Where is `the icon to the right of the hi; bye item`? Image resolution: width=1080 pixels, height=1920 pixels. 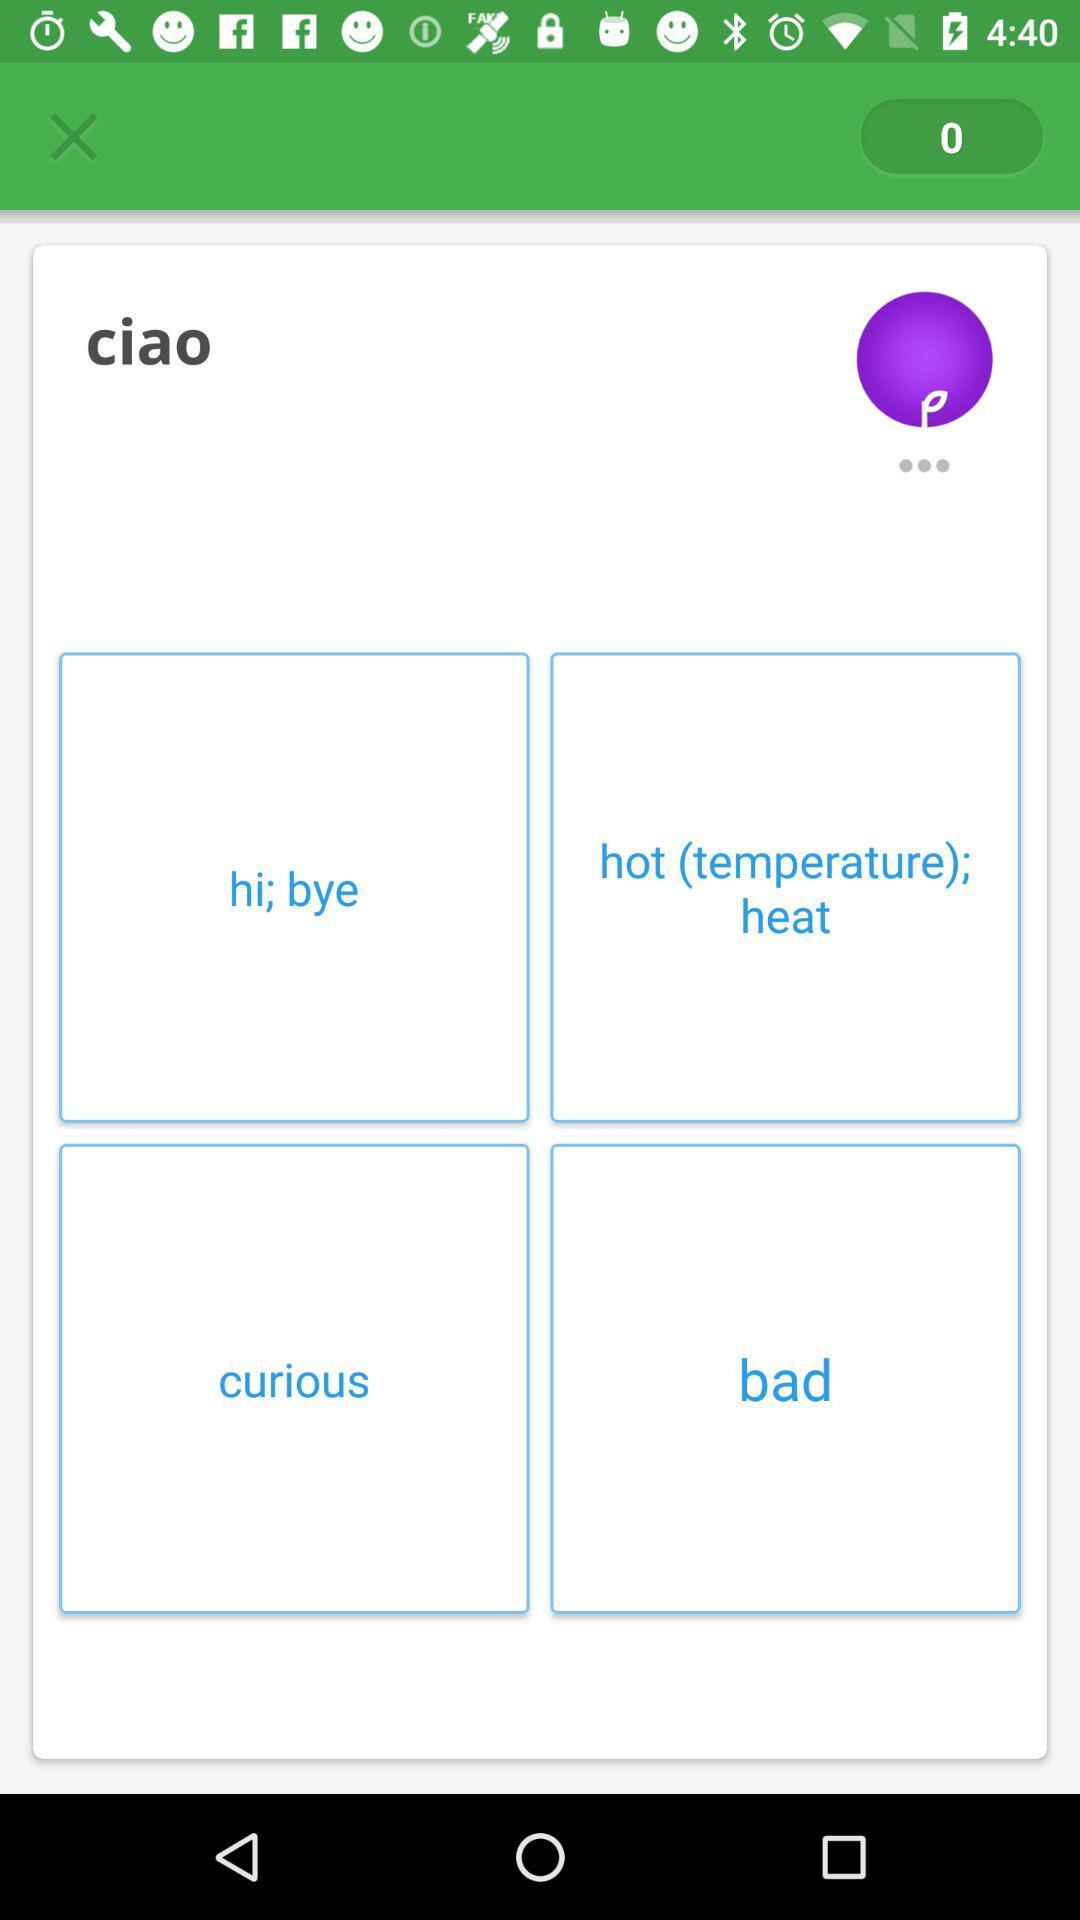
the icon to the right of the hi; bye item is located at coordinates (784, 886).